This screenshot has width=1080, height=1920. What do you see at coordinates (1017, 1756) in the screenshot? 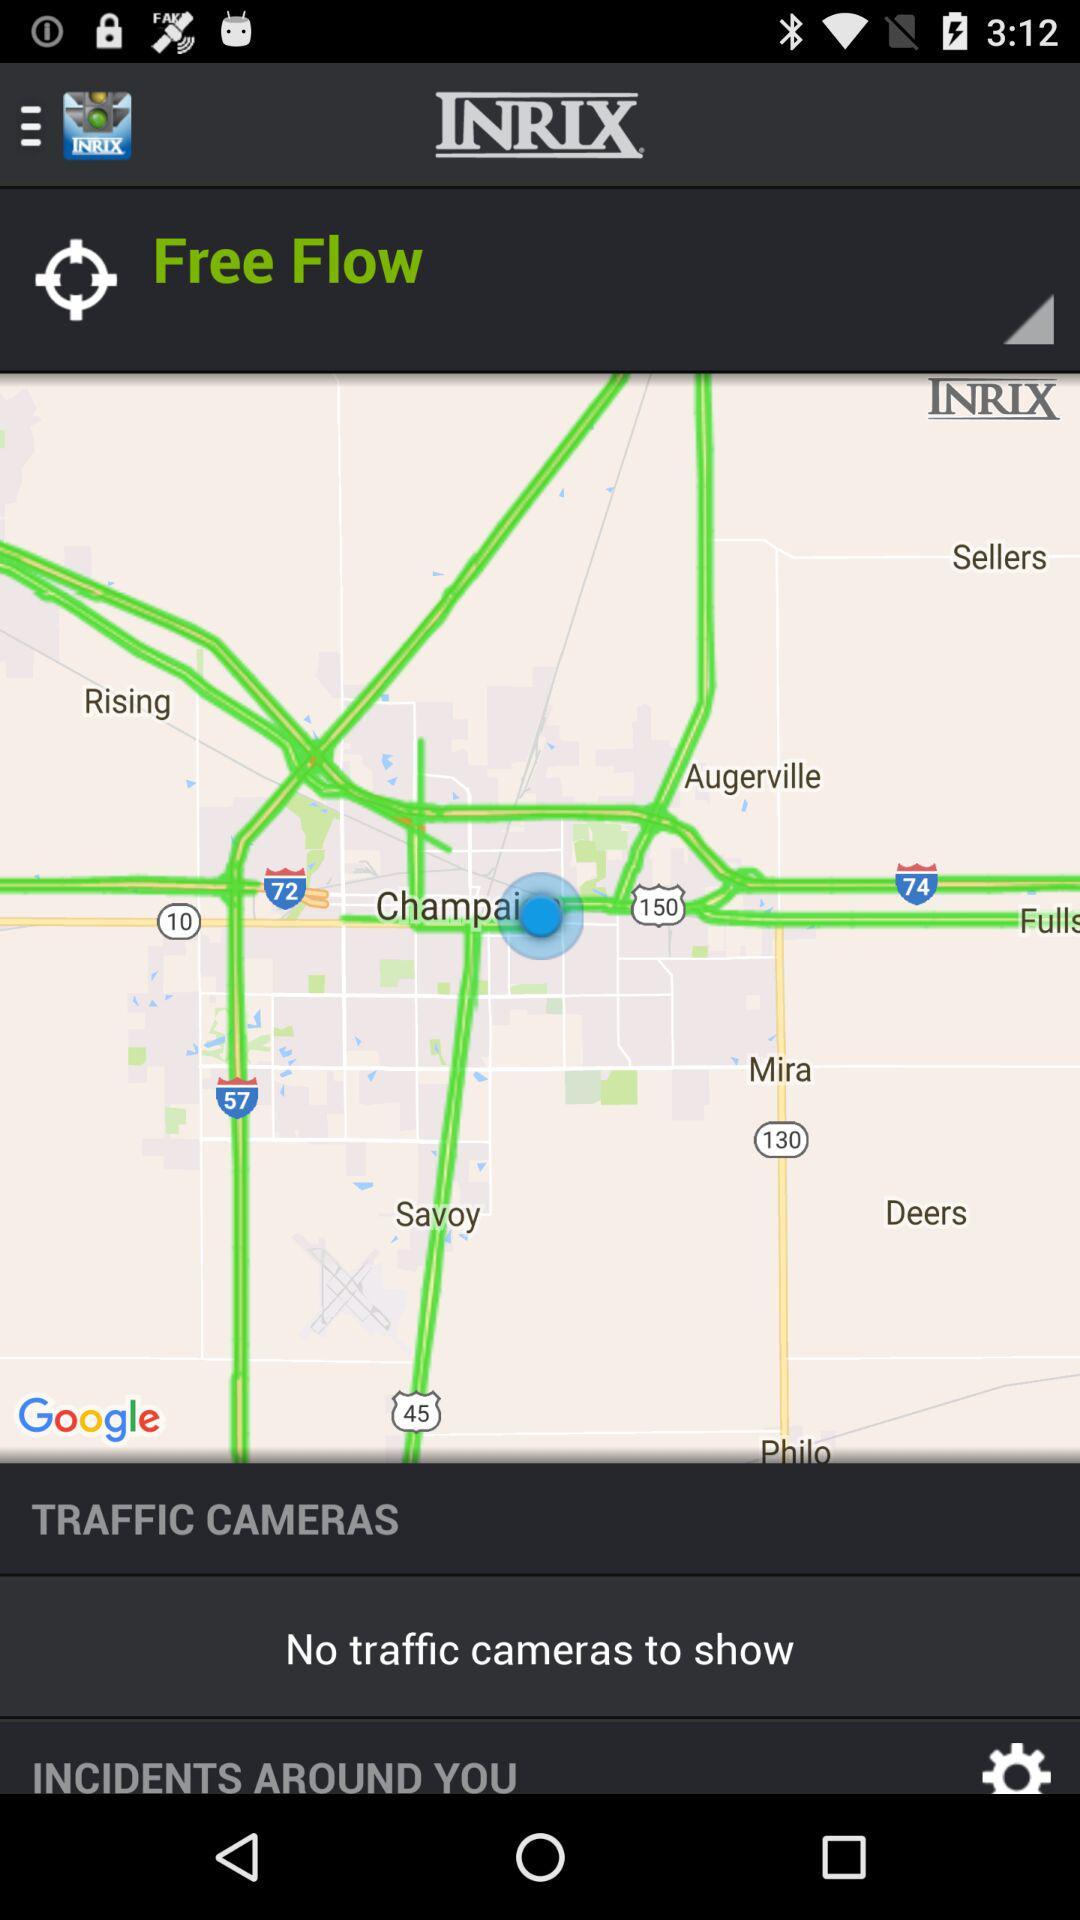
I see `setting` at bounding box center [1017, 1756].